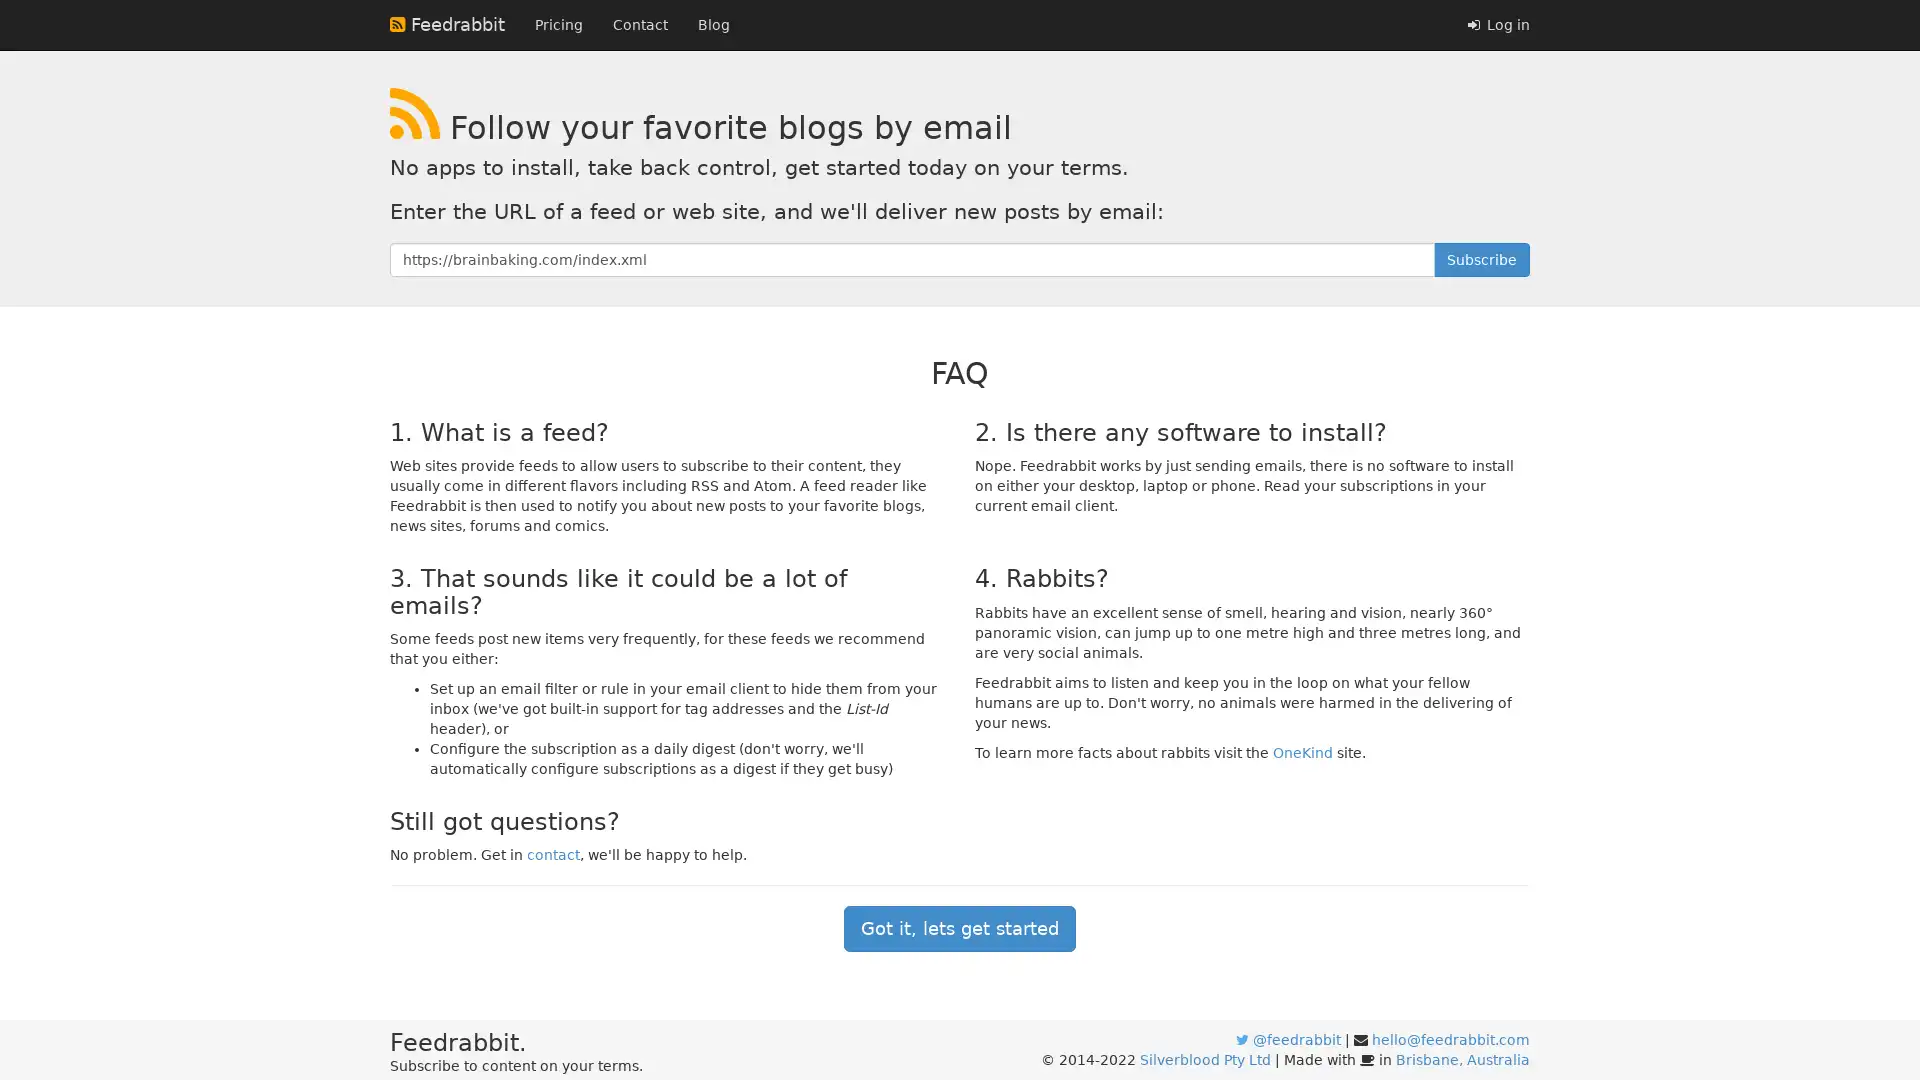  Describe the element at coordinates (1482, 257) in the screenshot. I see `Subscribe` at that location.